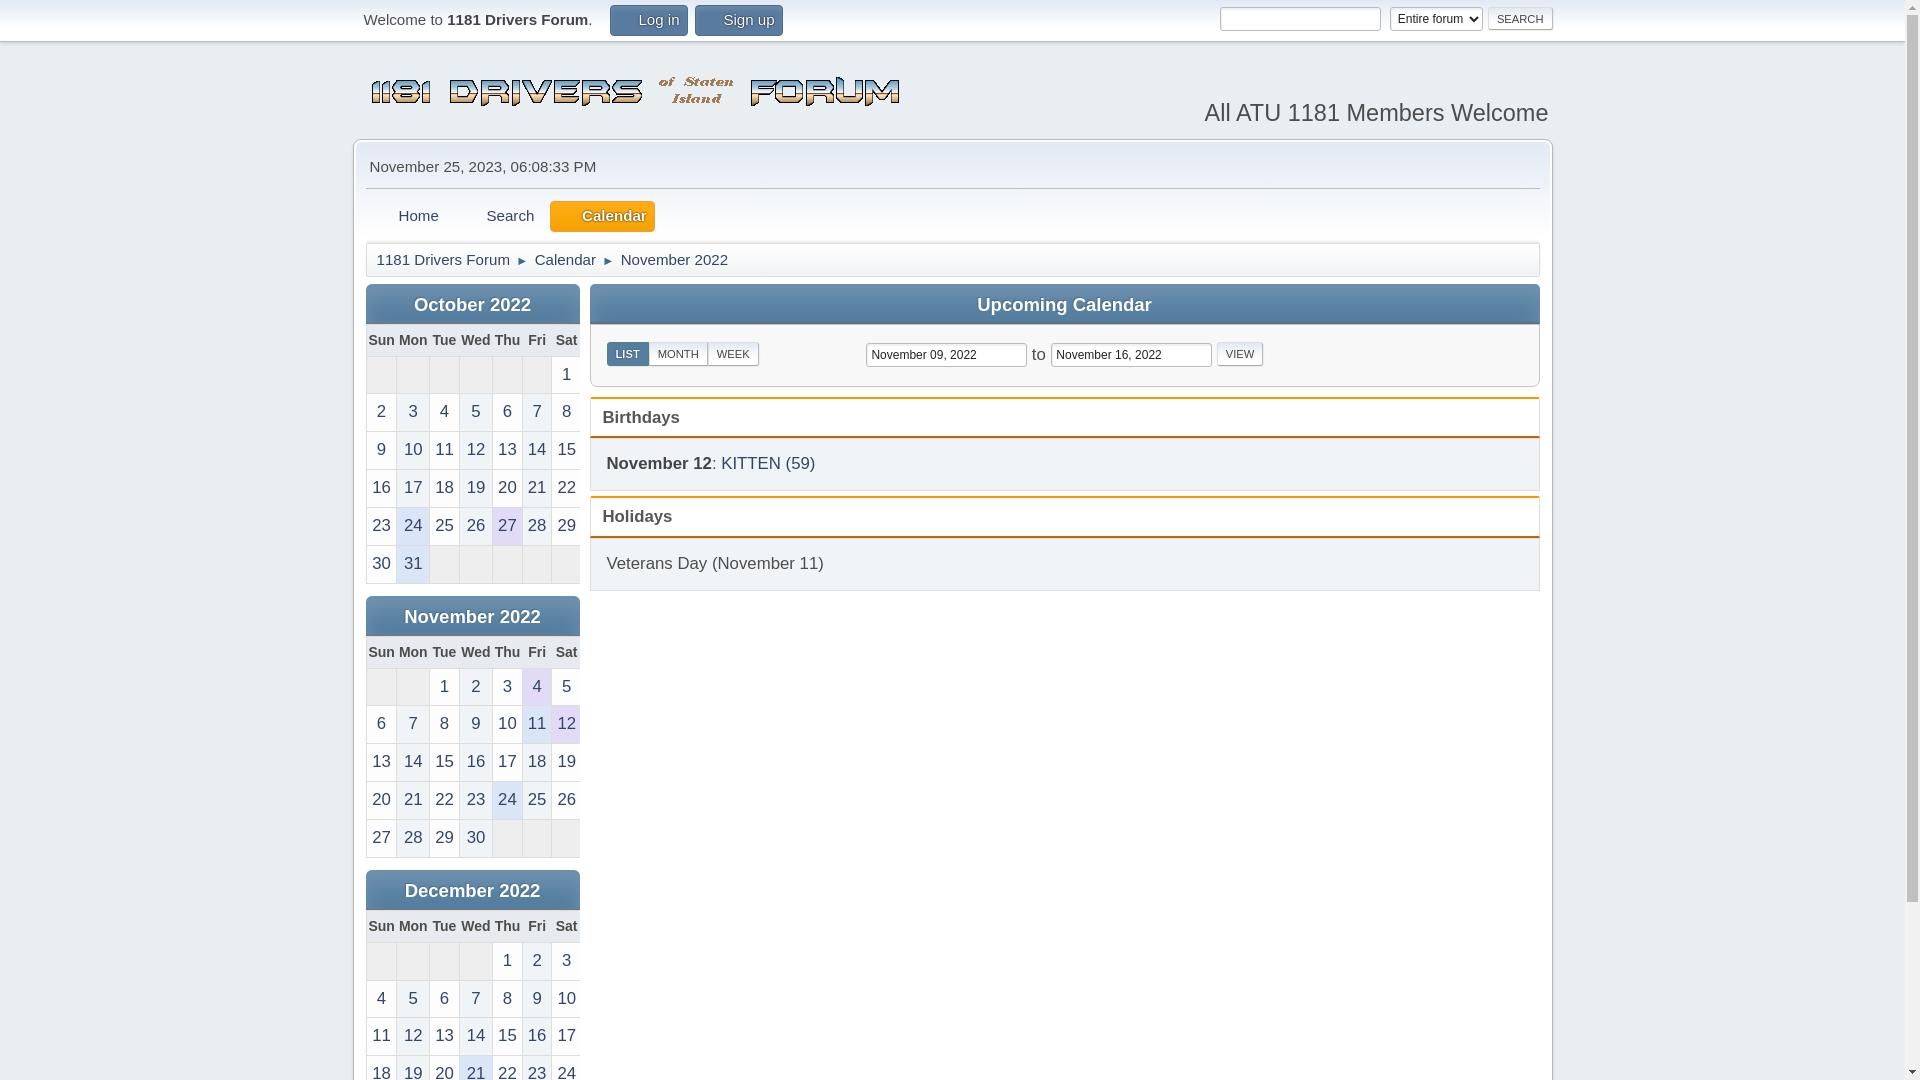 This screenshot has width=1920, height=1080. What do you see at coordinates (474, 525) in the screenshot?
I see `'26'` at bounding box center [474, 525].